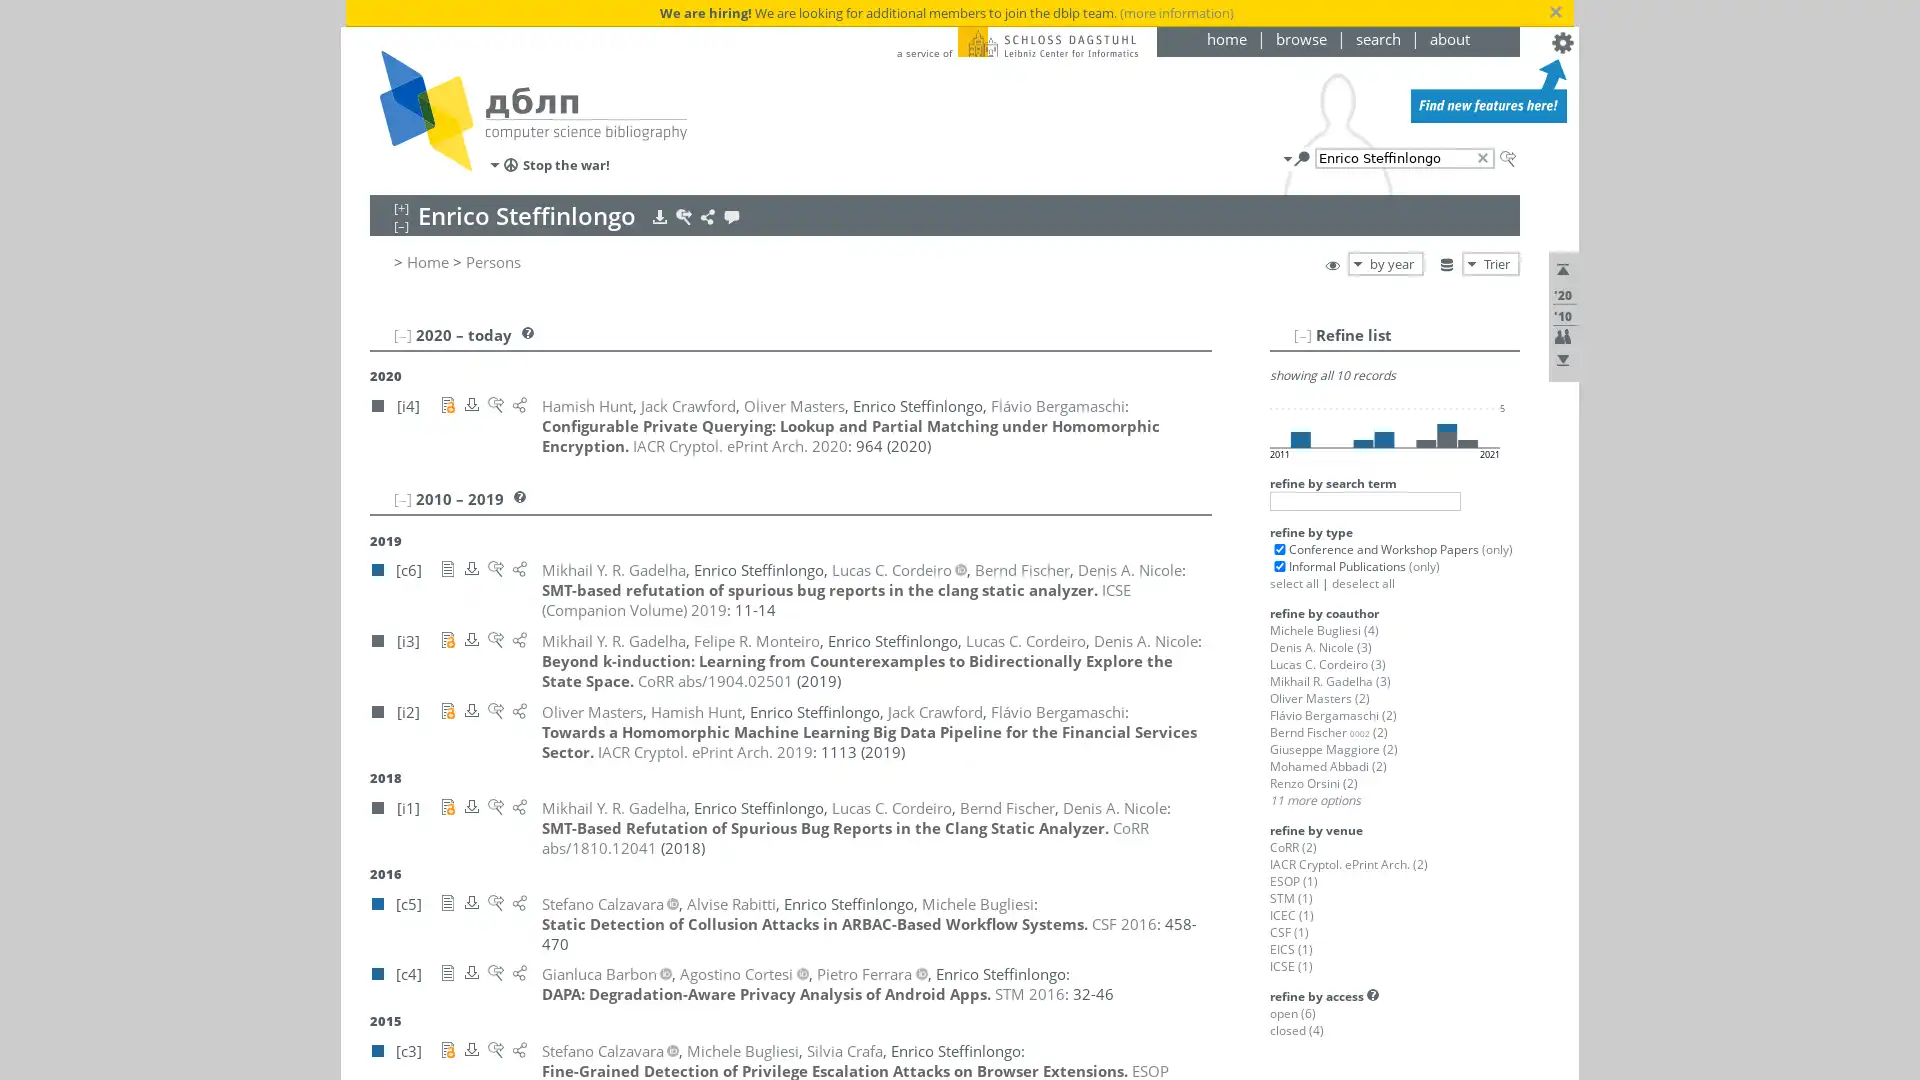 The width and height of the screenshot is (1920, 1080). Describe the element at coordinates (1330, 680) in the screenshot. I see `Mikhail R. Gadelha (3)` at that location.